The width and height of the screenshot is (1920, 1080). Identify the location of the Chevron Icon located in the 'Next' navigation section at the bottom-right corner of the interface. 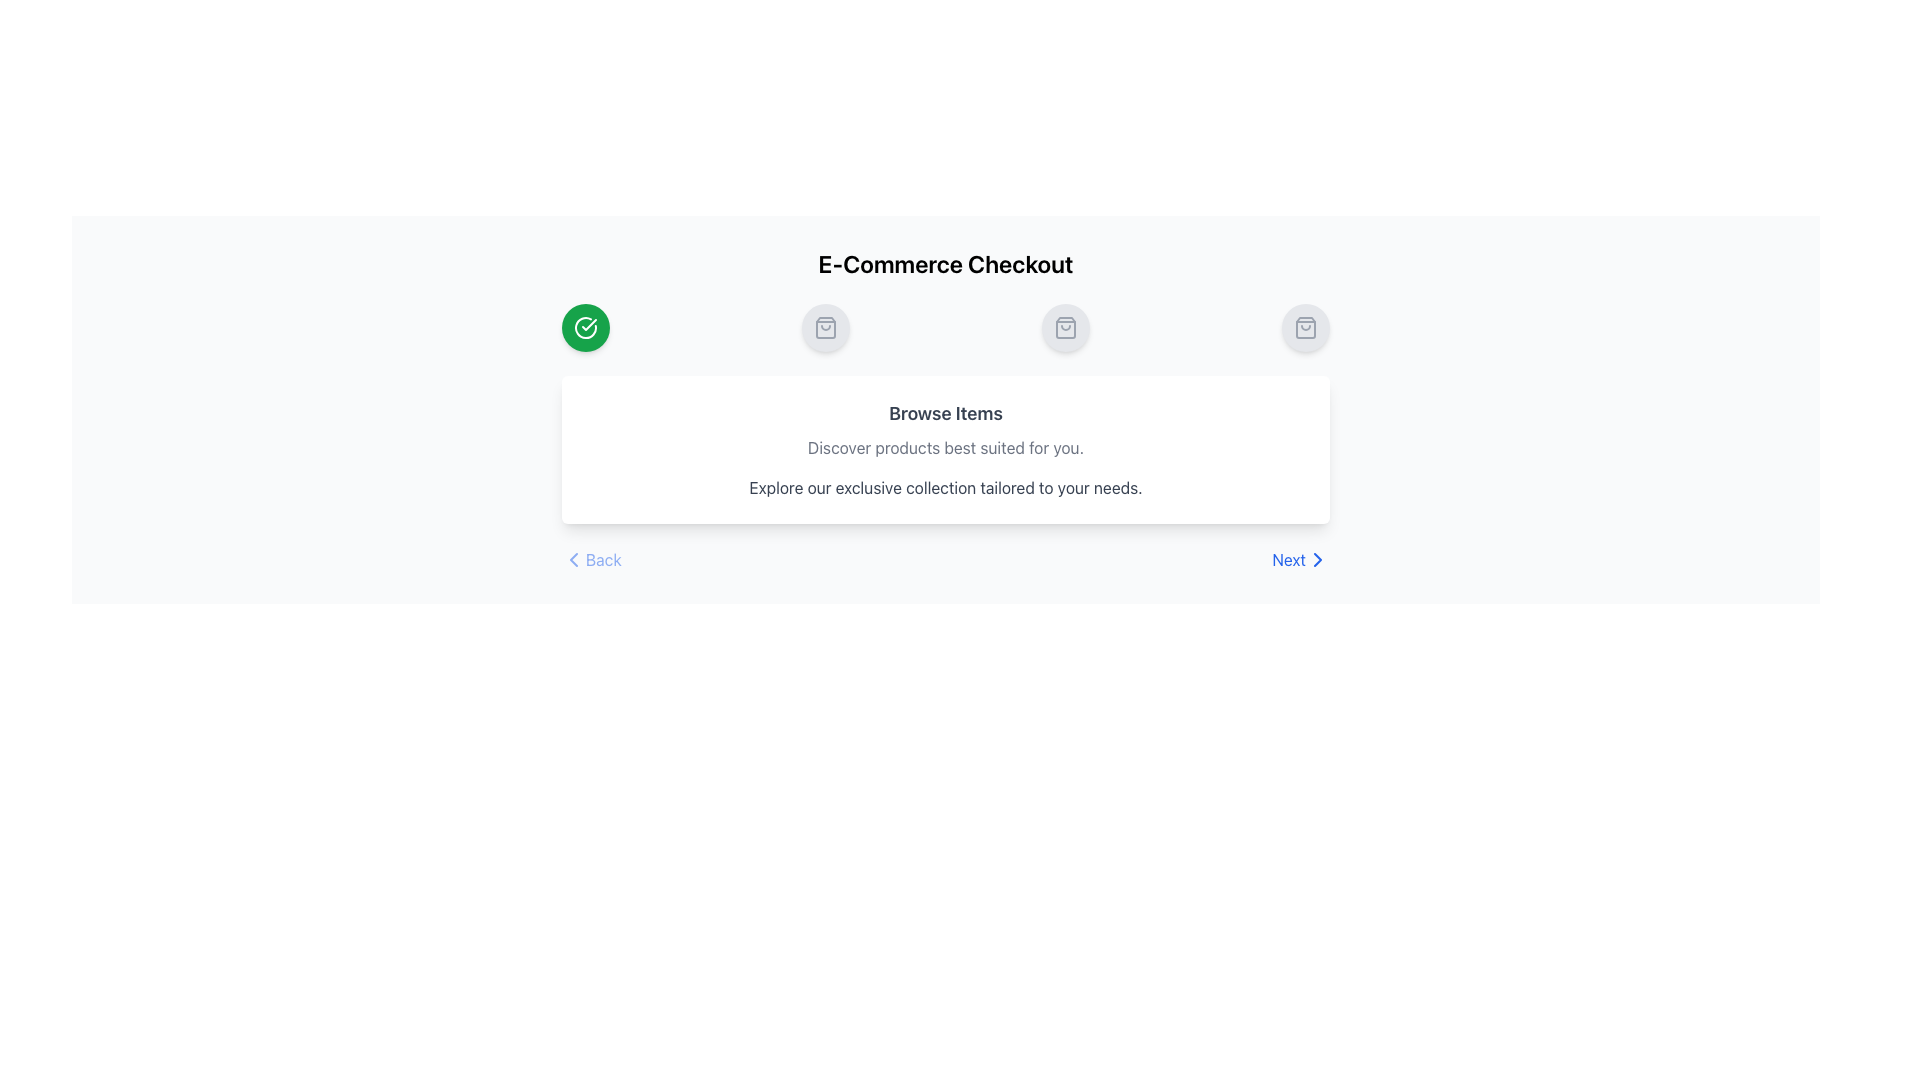
(1318, 559).